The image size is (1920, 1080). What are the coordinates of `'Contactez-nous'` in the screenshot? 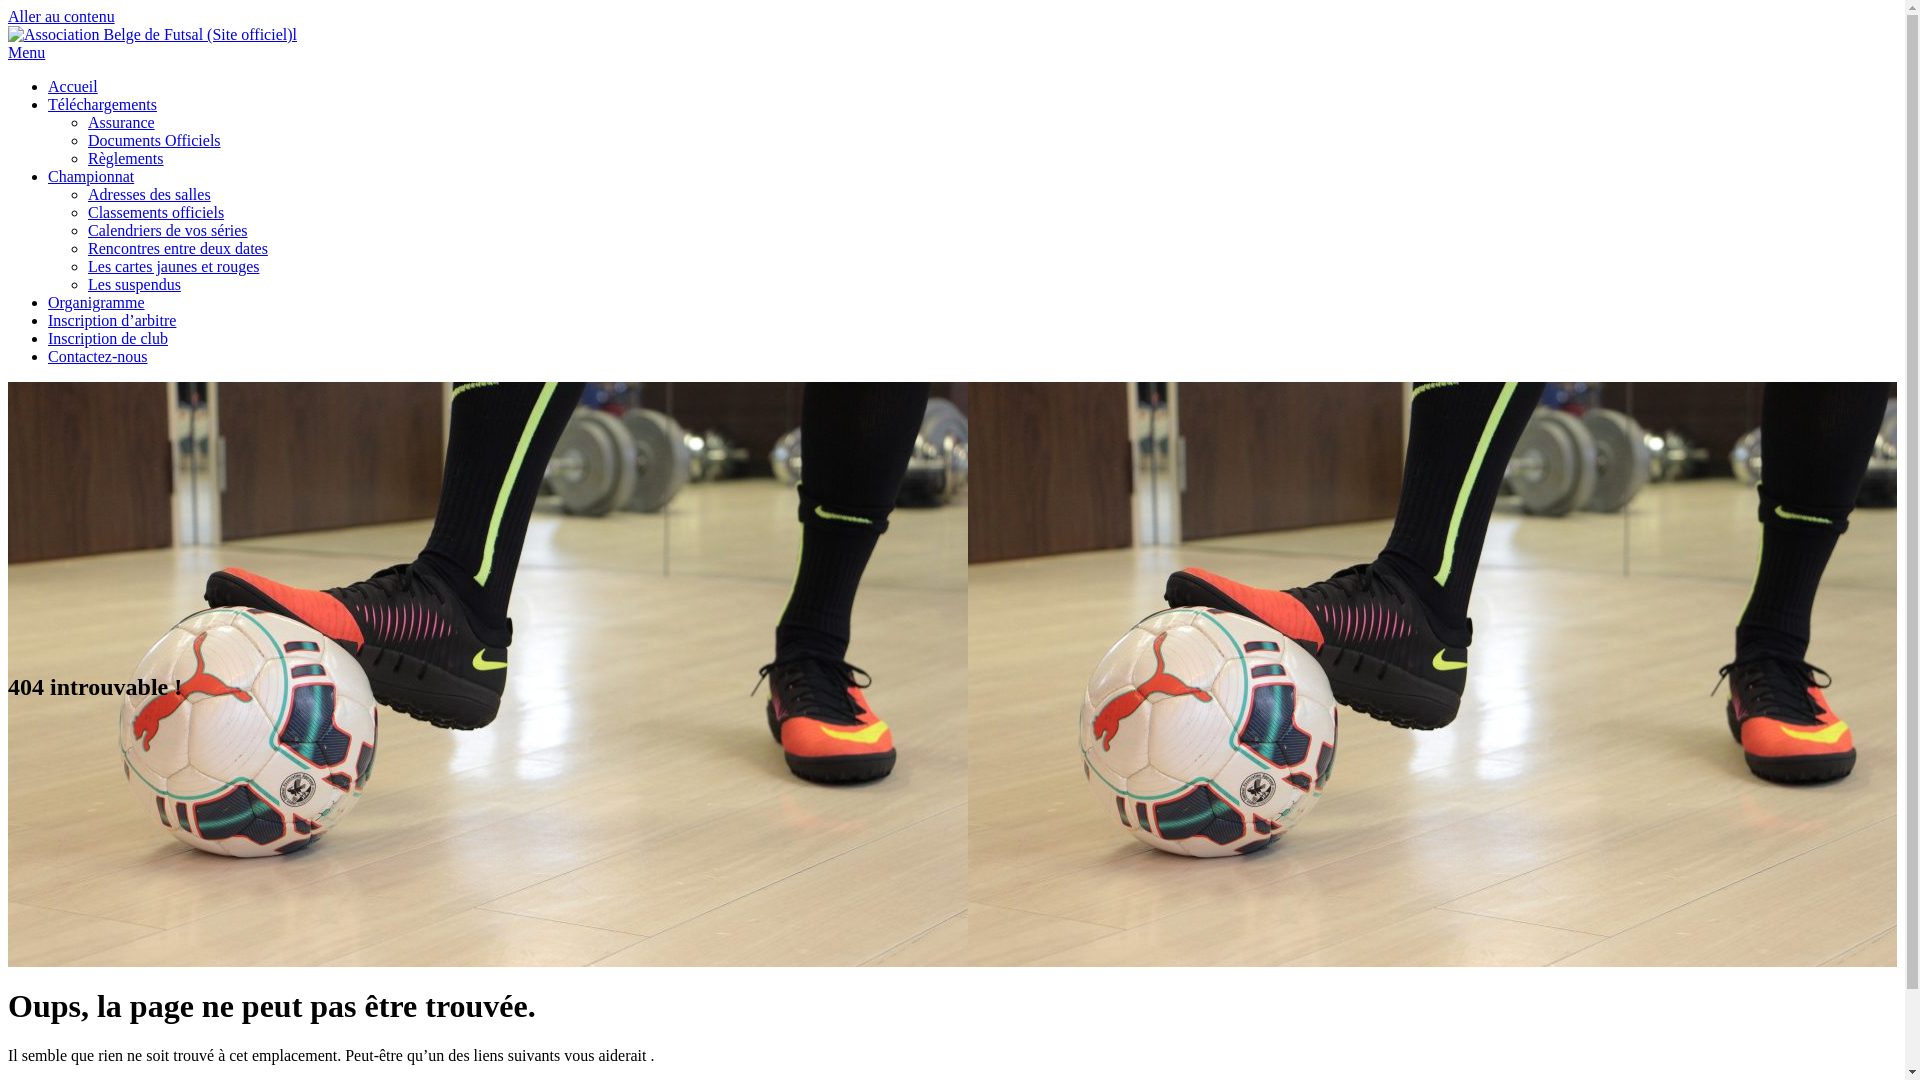 It's located at (48, 355).